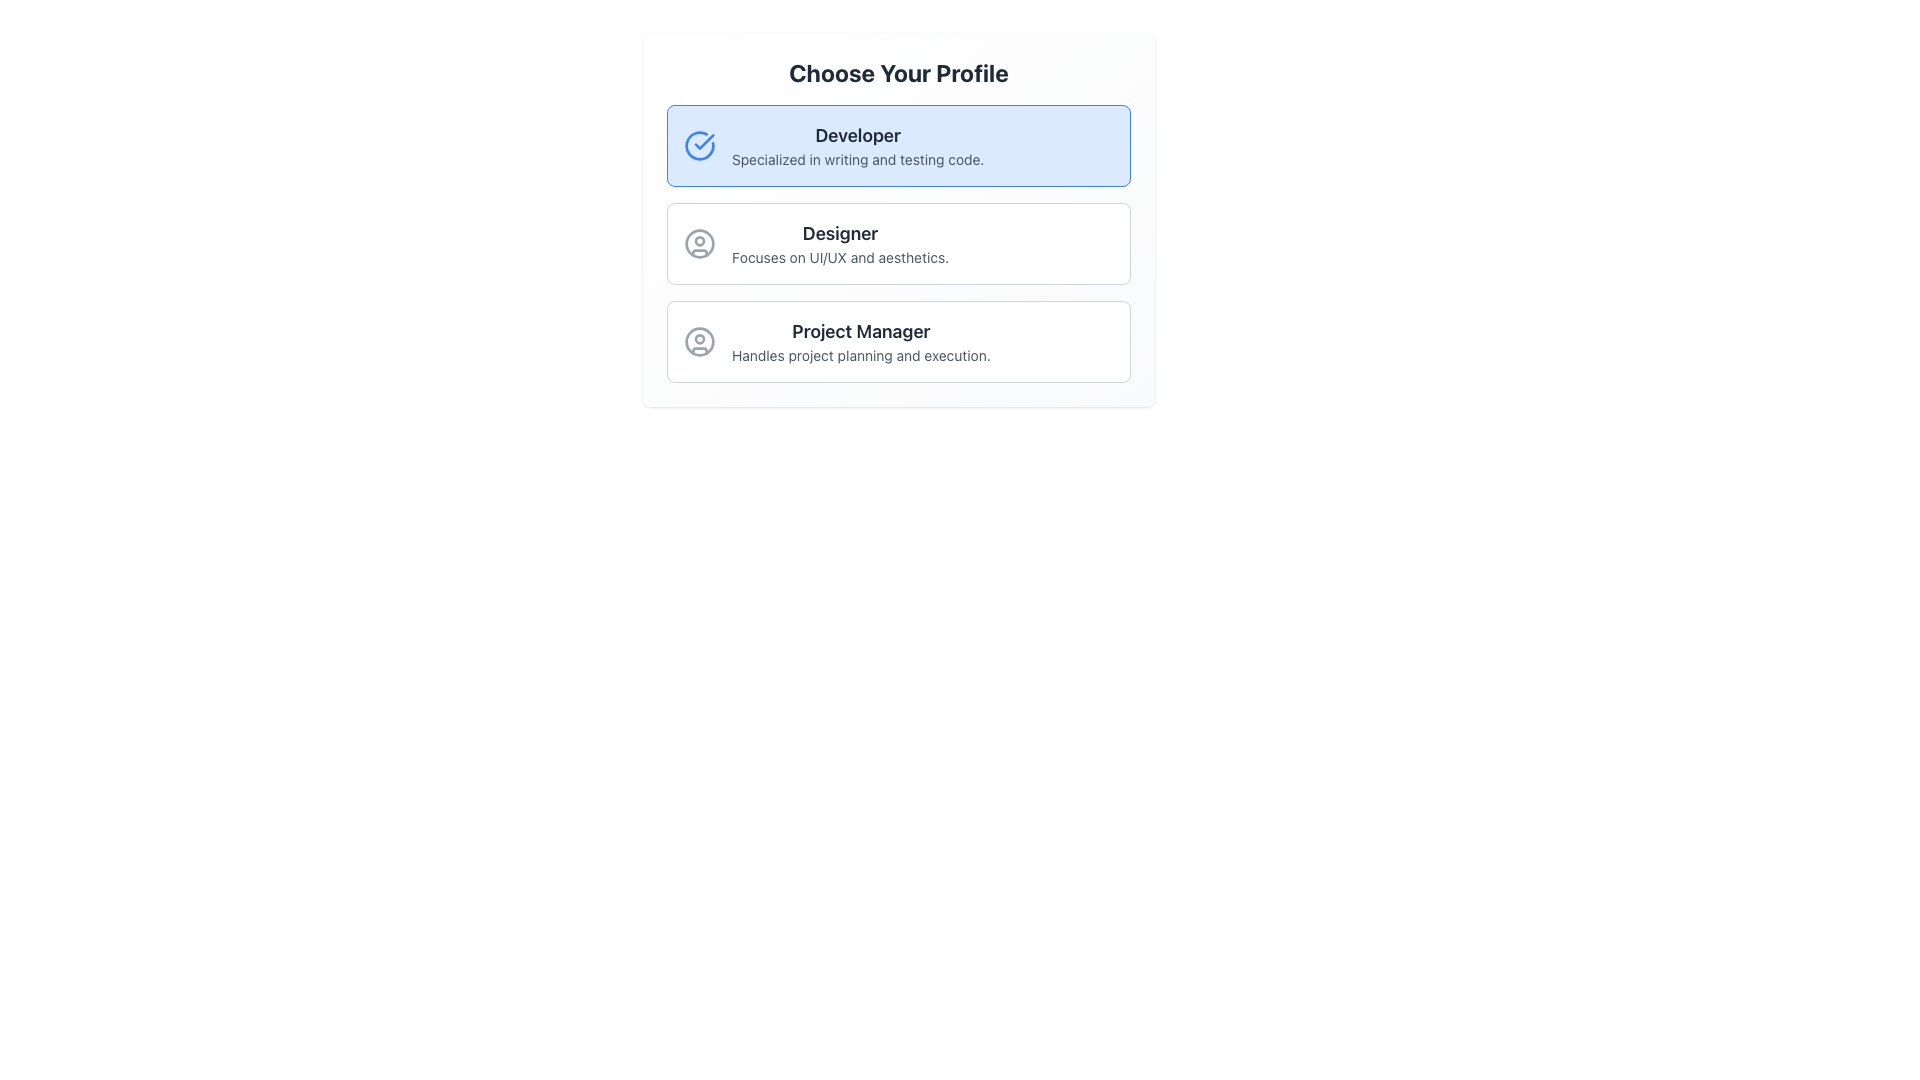 This screenshot has height=1080, width=1920. Describe the element at coordinates (840, 242) in the screenshot. I see `the 'Designer' profile text block, which is the second option in a vertical list of three options, positioned between 'Developer' and 'Project Manager'` at that location.